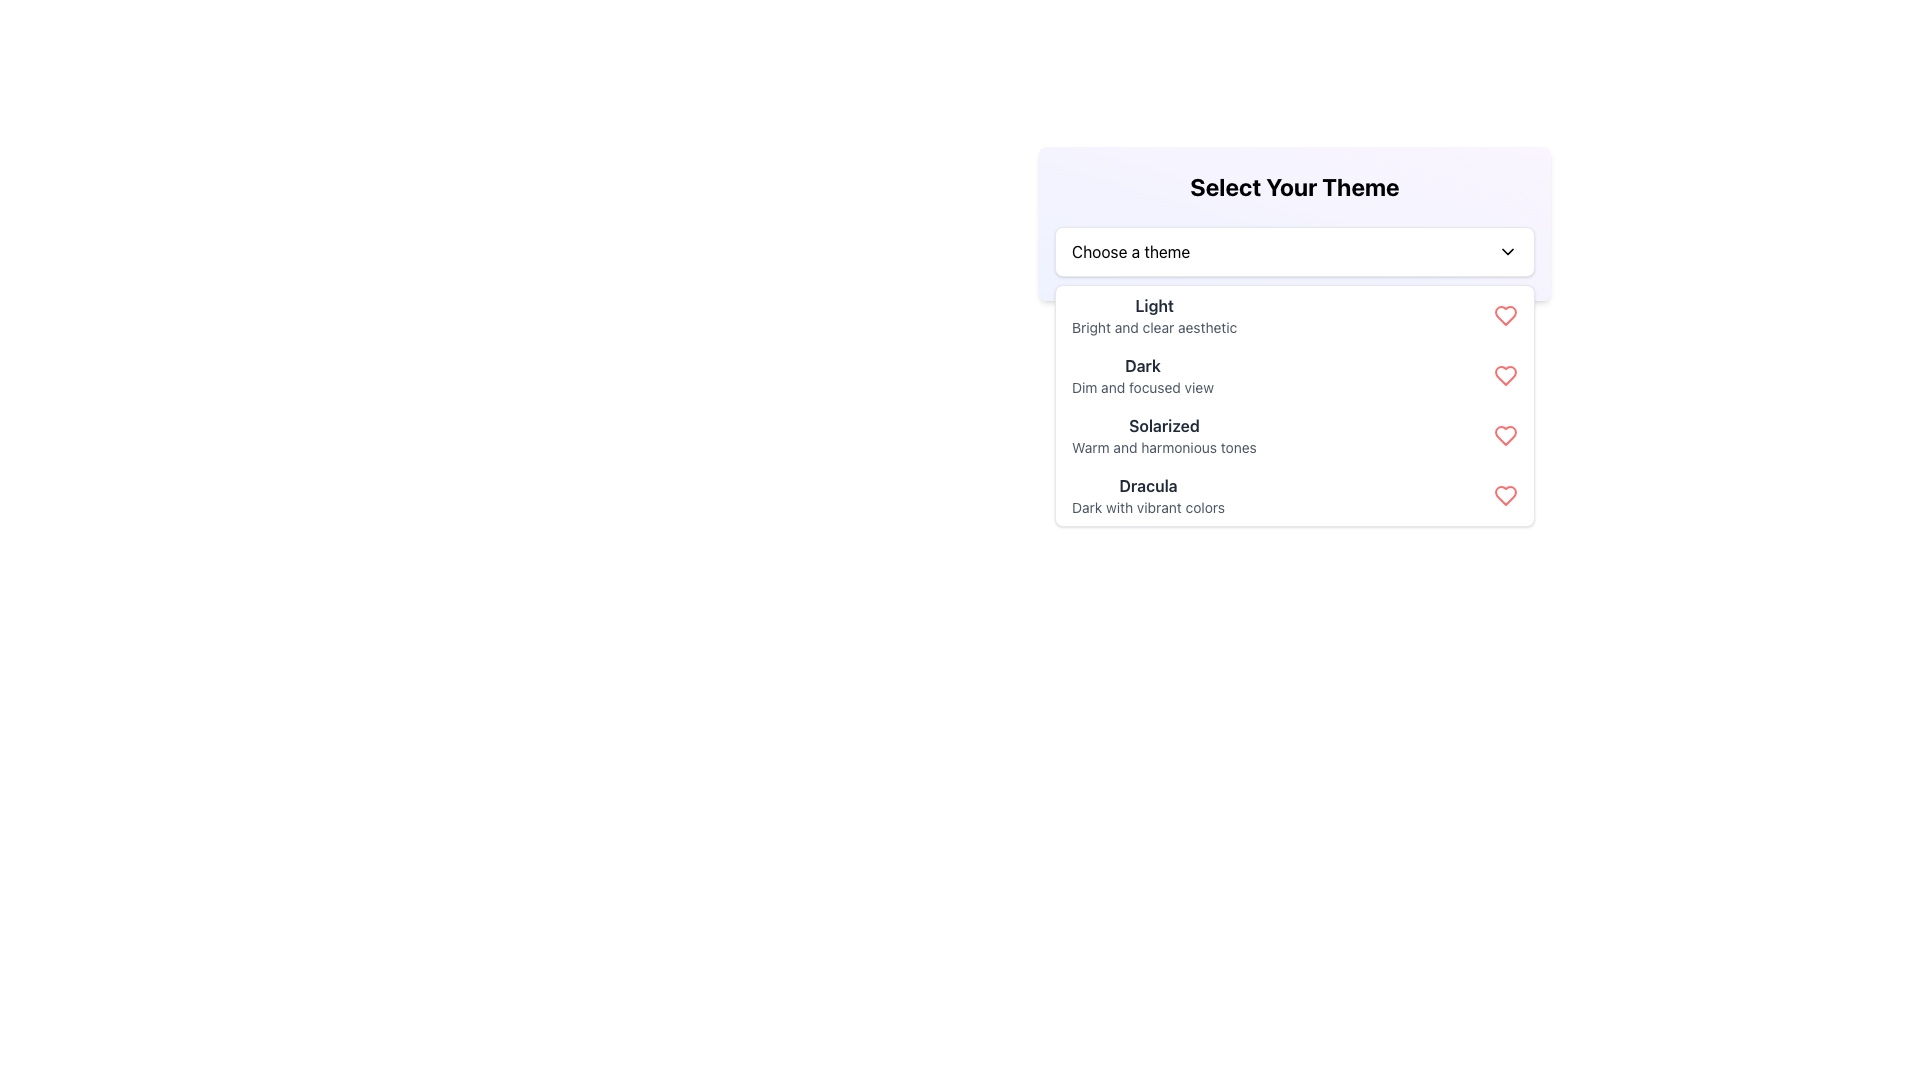  What do you see at coordinates (1164, 434) in the screenshot?
I see `the text block element labeled 'Solarized' which is the third item in the dropdown menu 'Select Your Theme' that displays the description 'Warm and harmonious tones.'` at bounding box center [1164, 434].